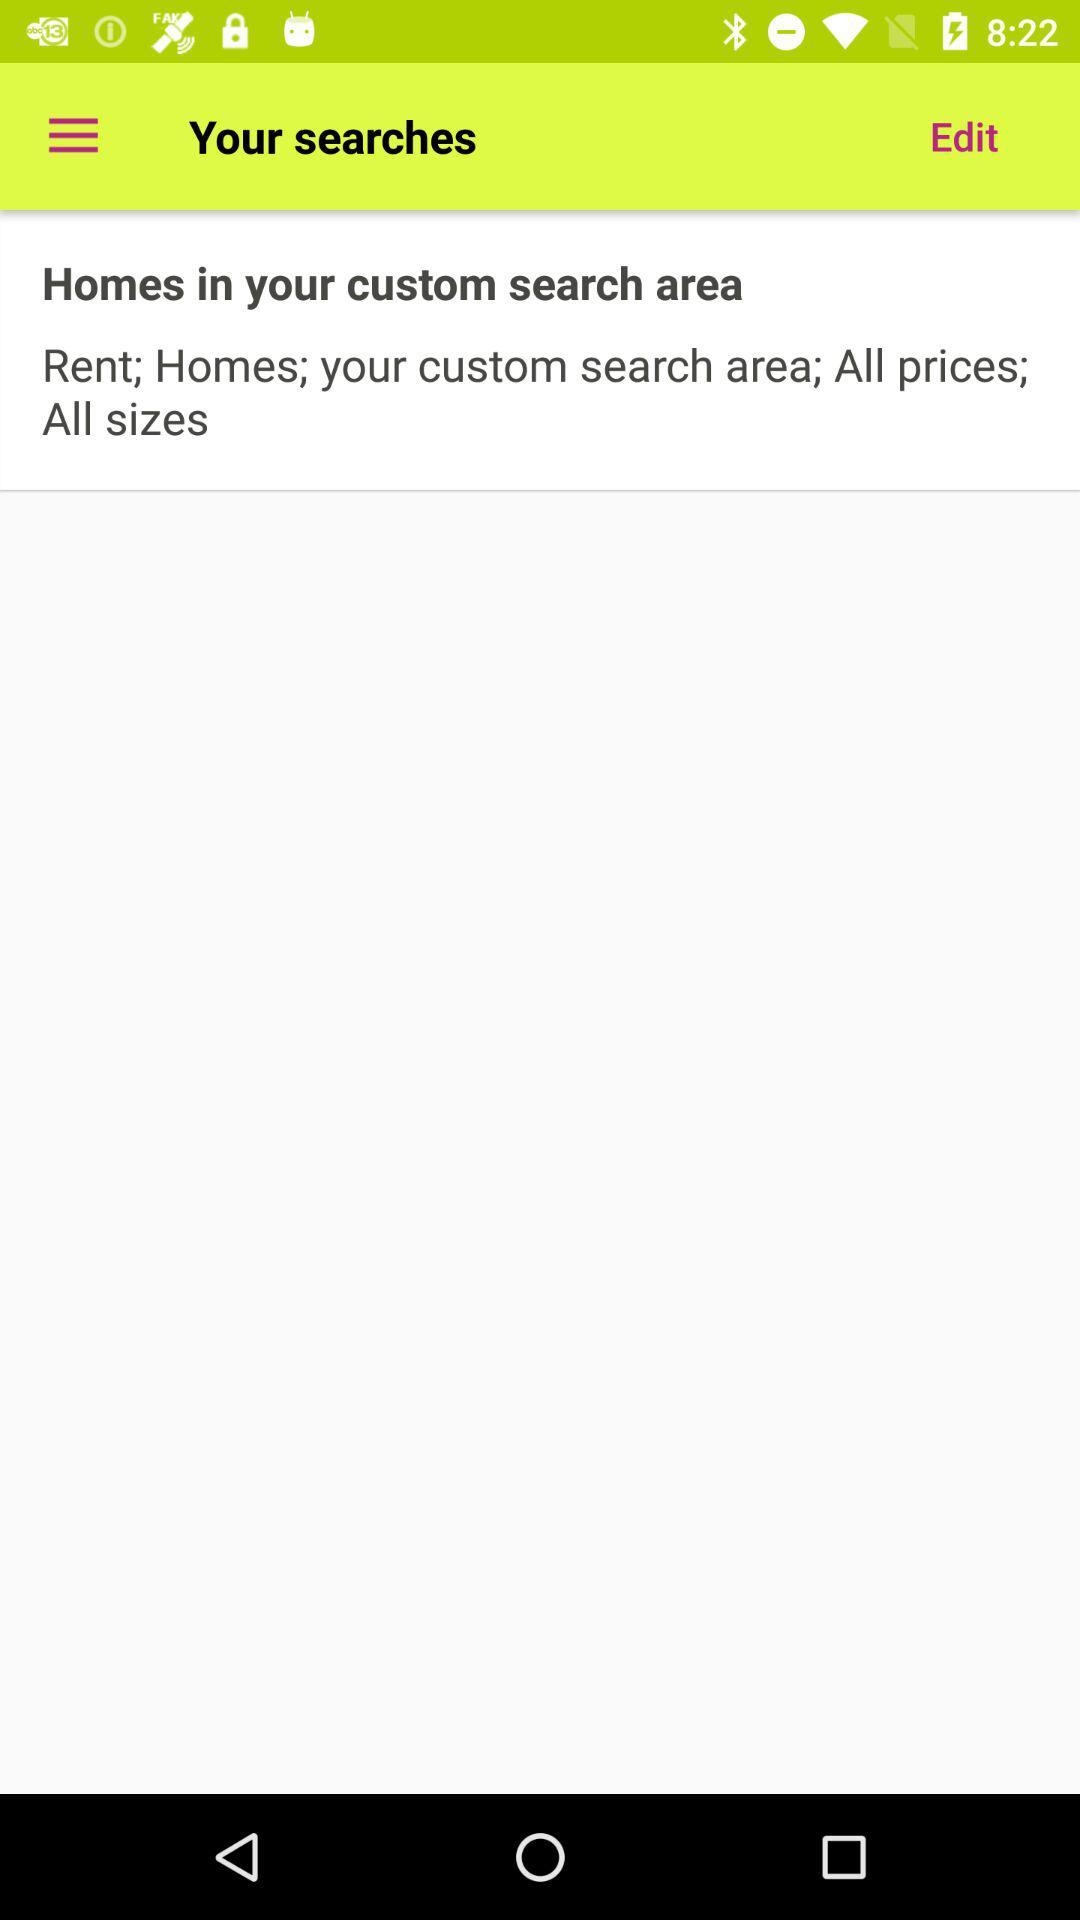 The height and width of the screenshot is (1920, 1080). I want to click on item at the top left corner, so click(72, 135).